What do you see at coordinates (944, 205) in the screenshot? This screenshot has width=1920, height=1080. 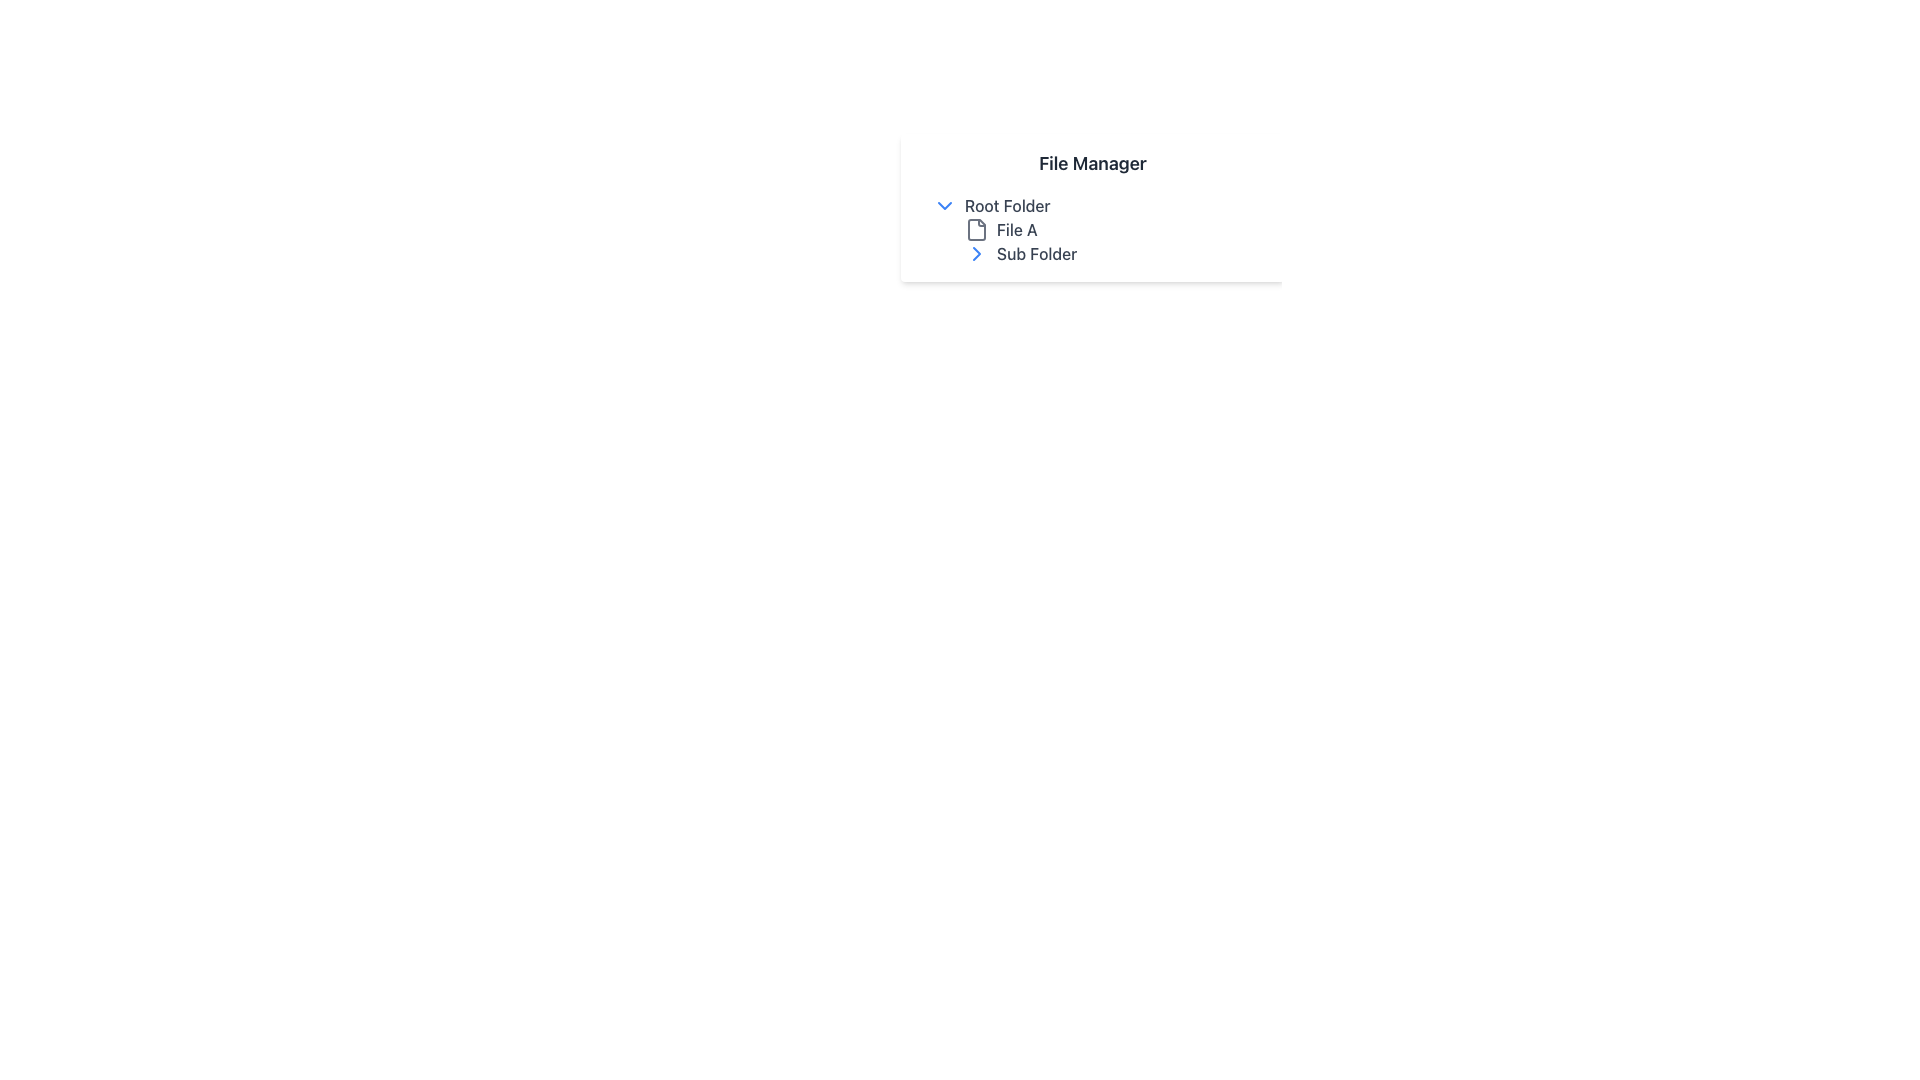 I see `the chevron icon positioned at the leftmost part of the 'Root Folder' row` at bounding box center [944, 205].